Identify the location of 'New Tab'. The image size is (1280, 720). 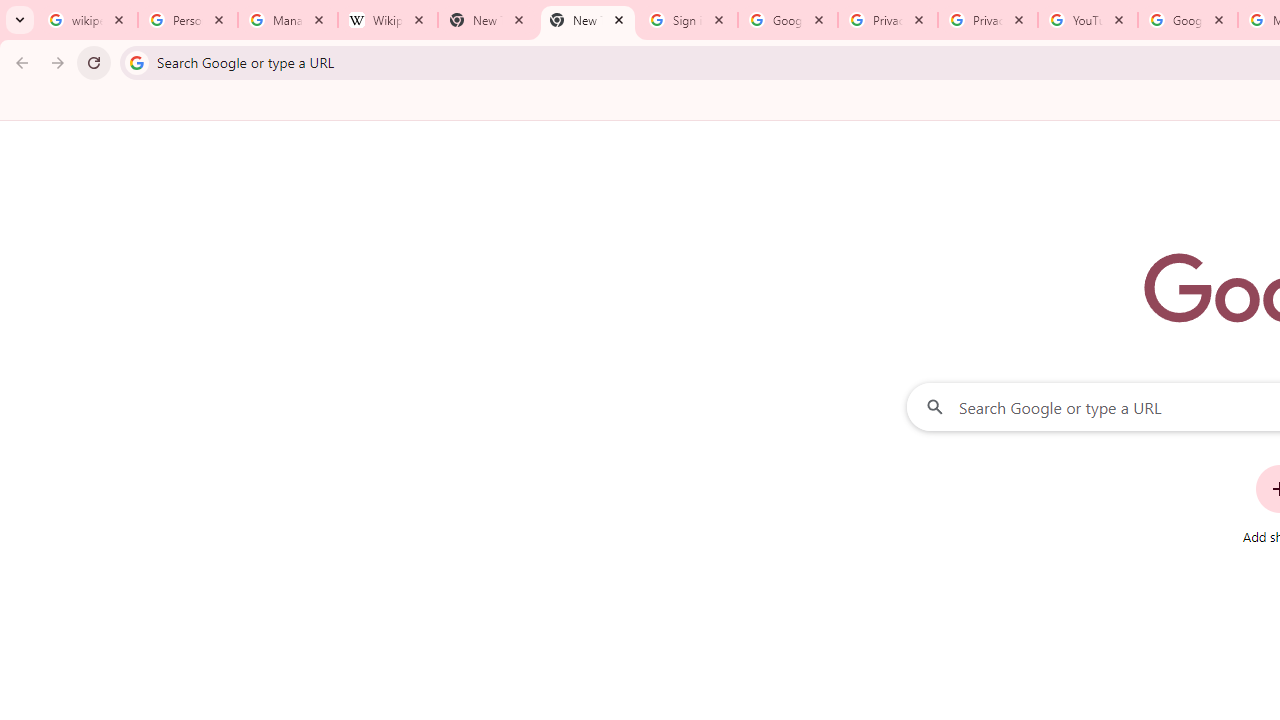
(586, 20).